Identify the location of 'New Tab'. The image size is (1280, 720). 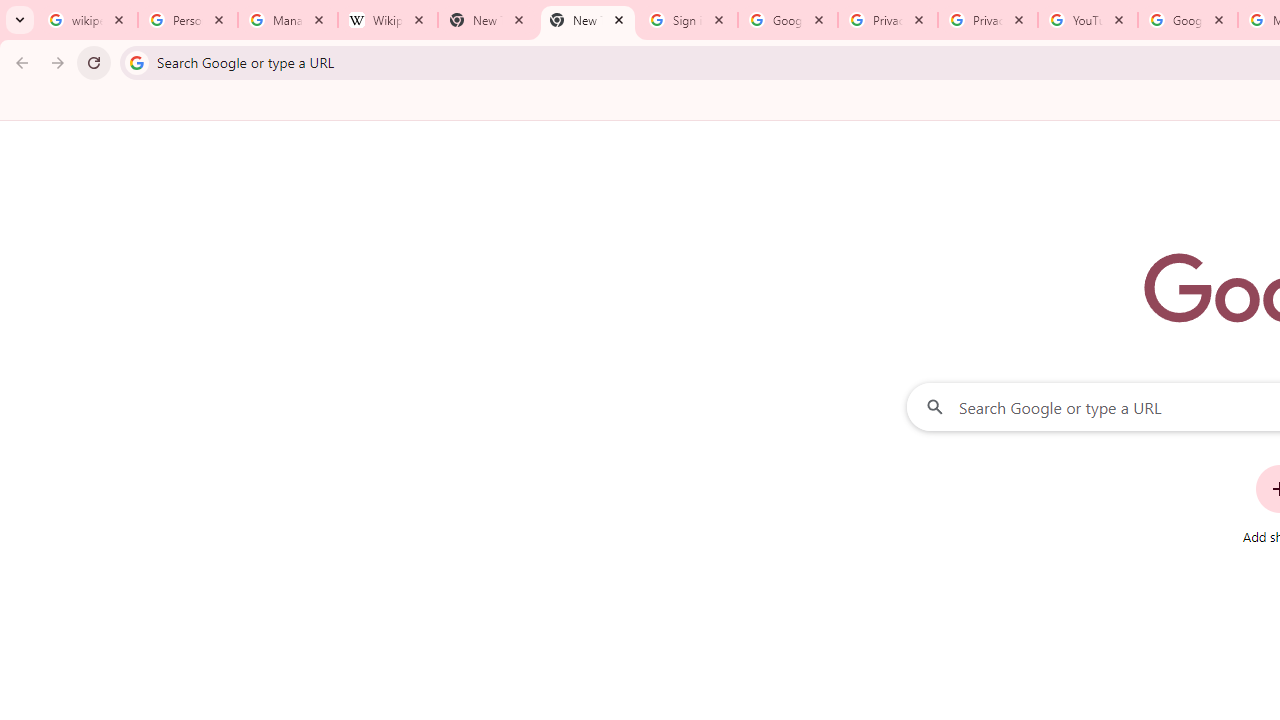
(586, 20).